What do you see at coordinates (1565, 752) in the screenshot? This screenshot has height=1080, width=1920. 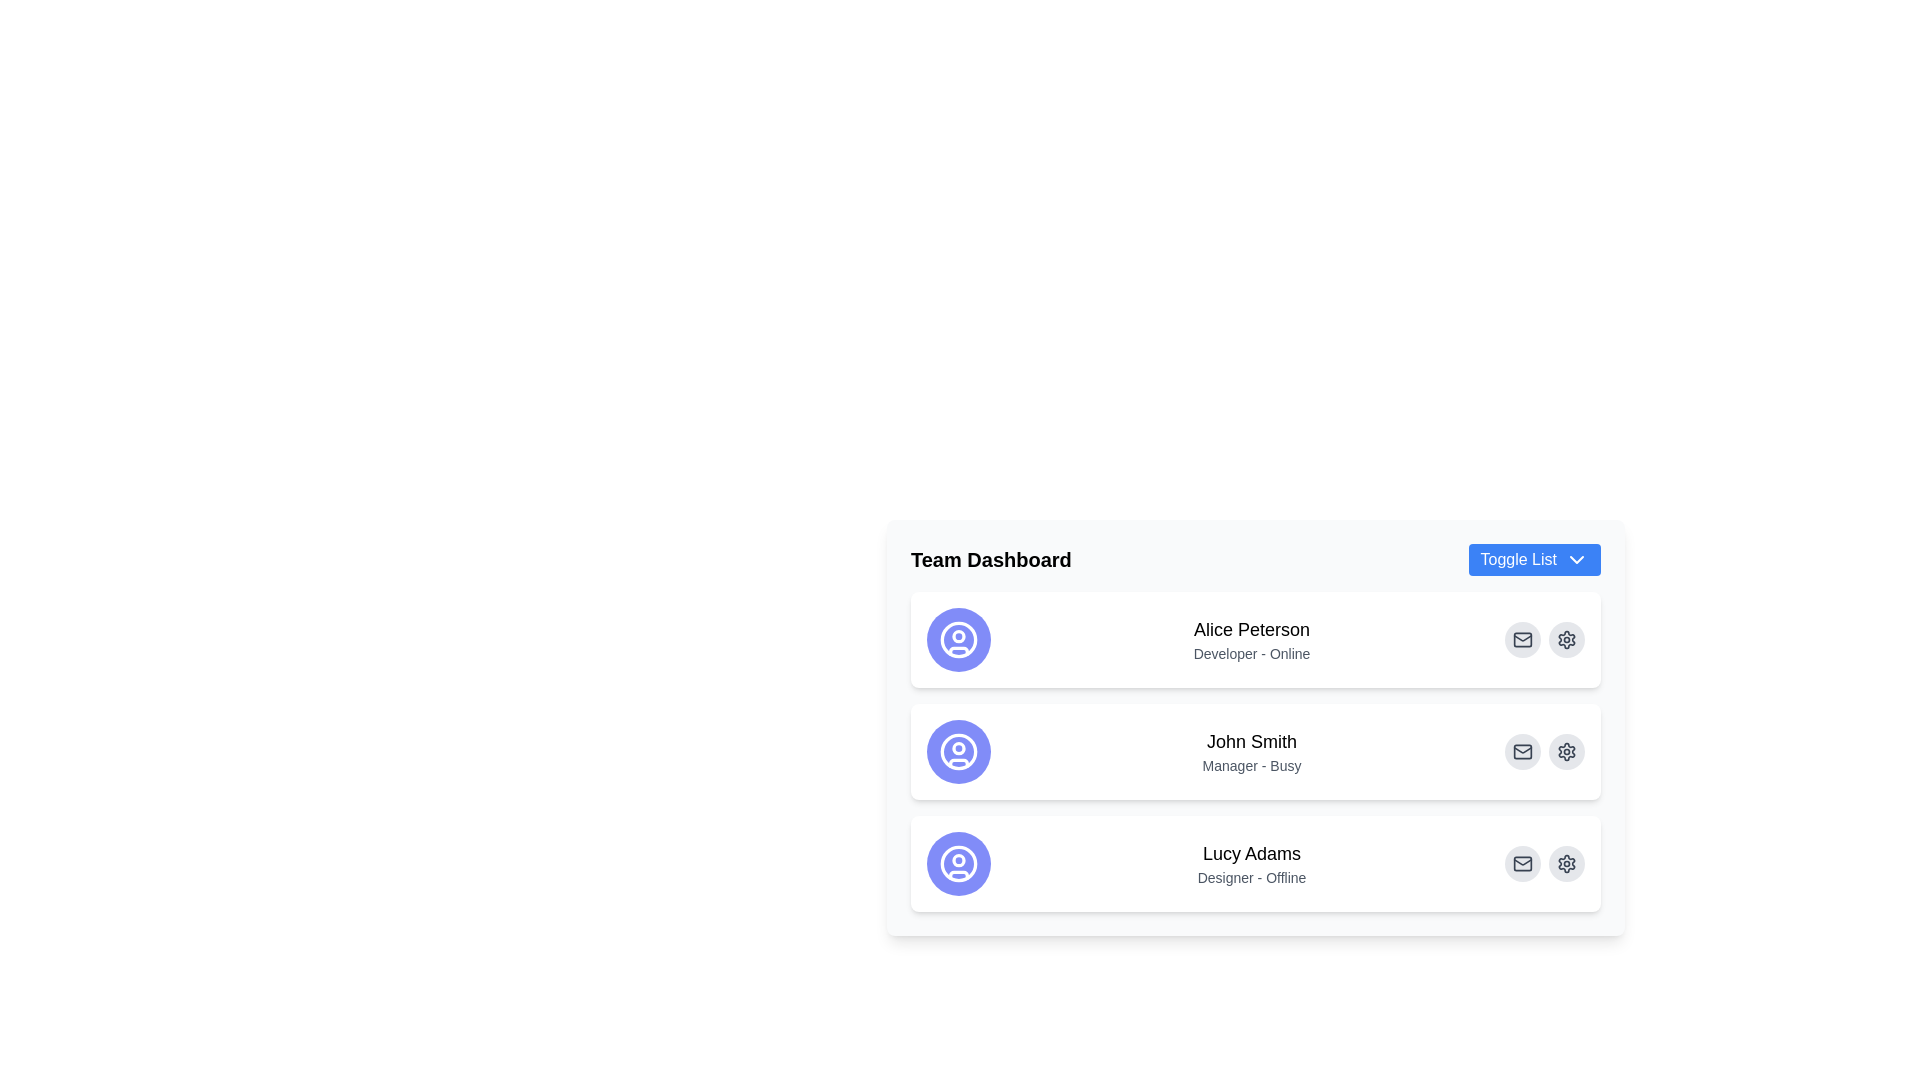 I see `the cogwheel icon button located to the right of the 'John Smith' section in the 'Manager - Busy' row` at bounding box center [1565, 752].